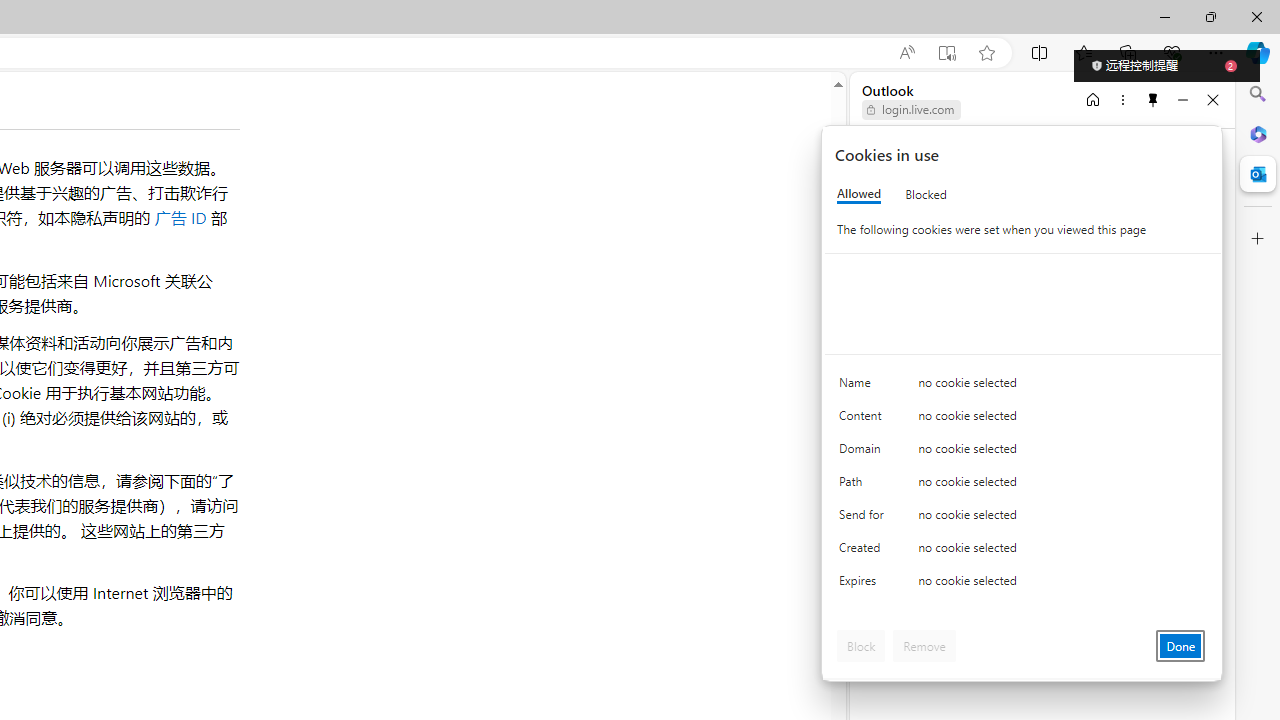 The width and height of the screenshot is (1280, 720). Describe the element at coordinates (859, 194) in the screenshot. I see `'Allowed'` at that location.